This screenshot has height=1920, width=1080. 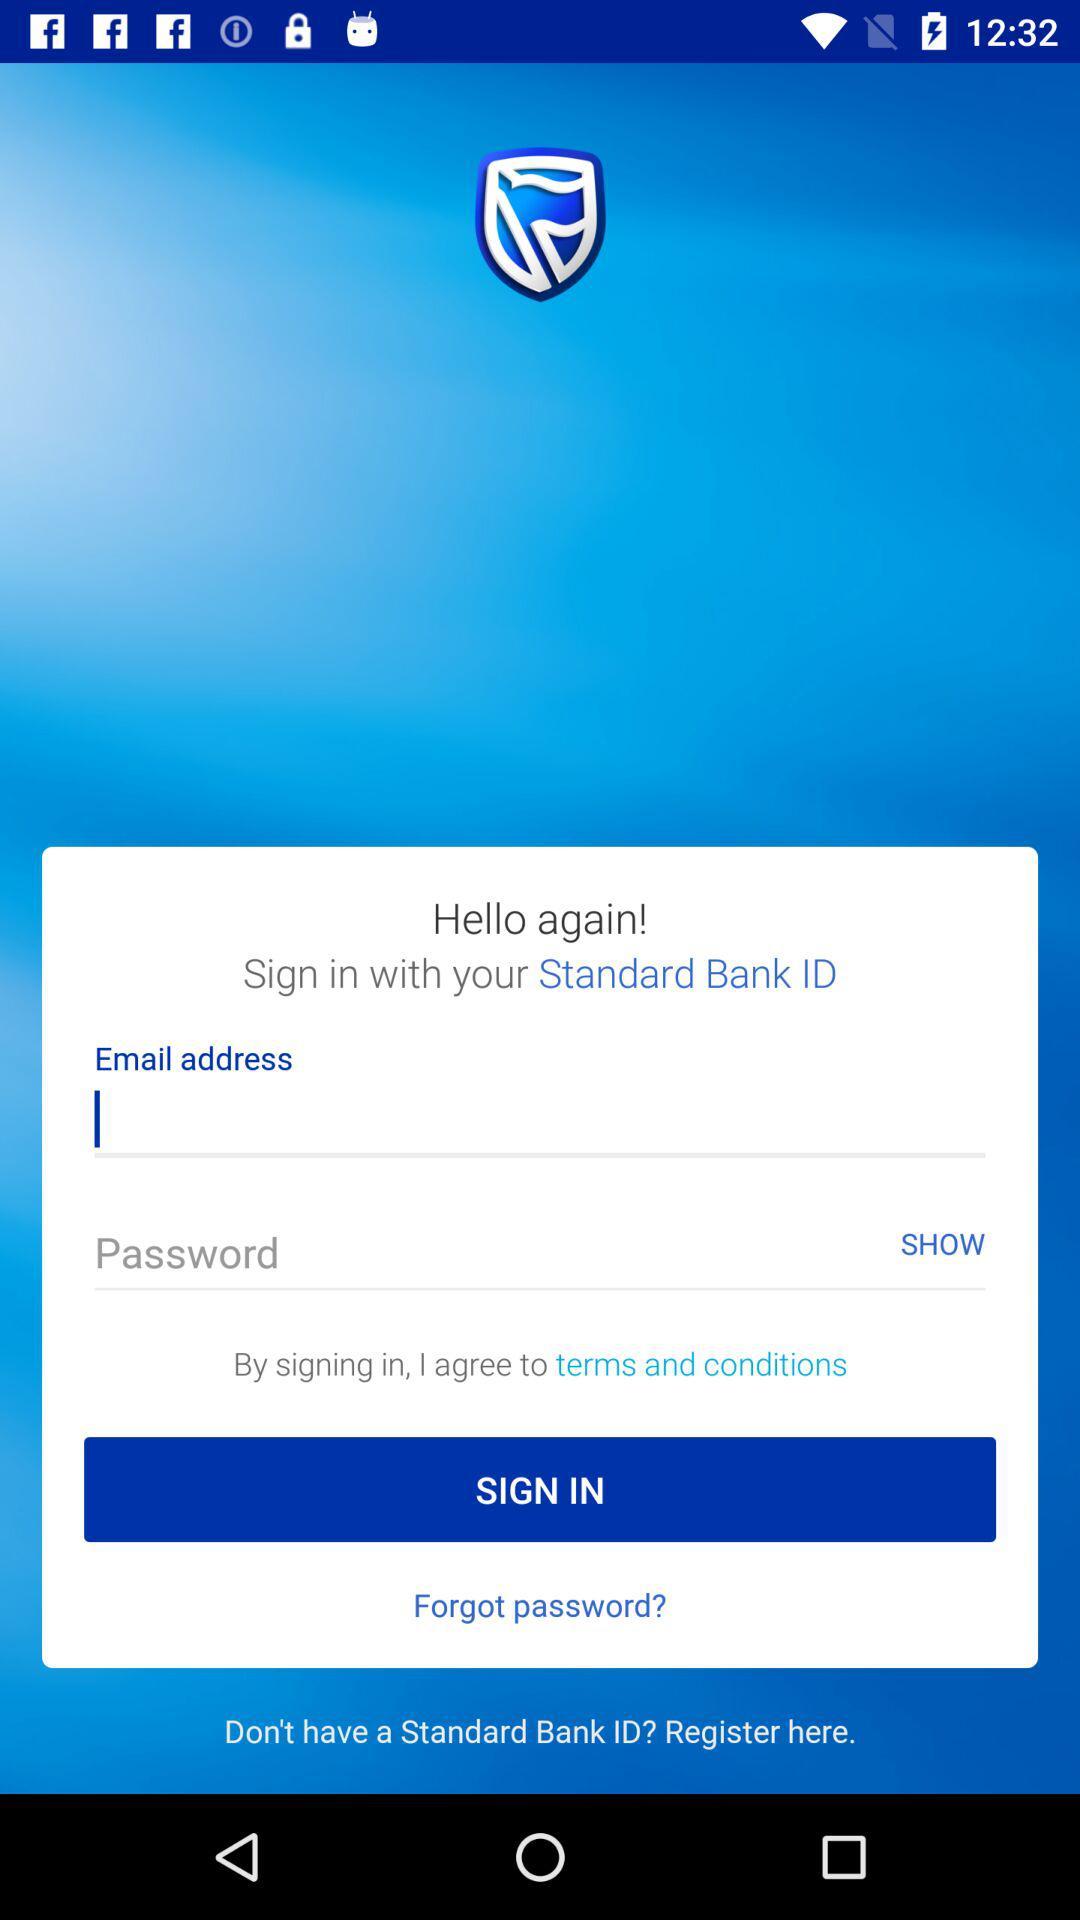 I want to click on bring up password keyboard, so click(x=540, y=1256).